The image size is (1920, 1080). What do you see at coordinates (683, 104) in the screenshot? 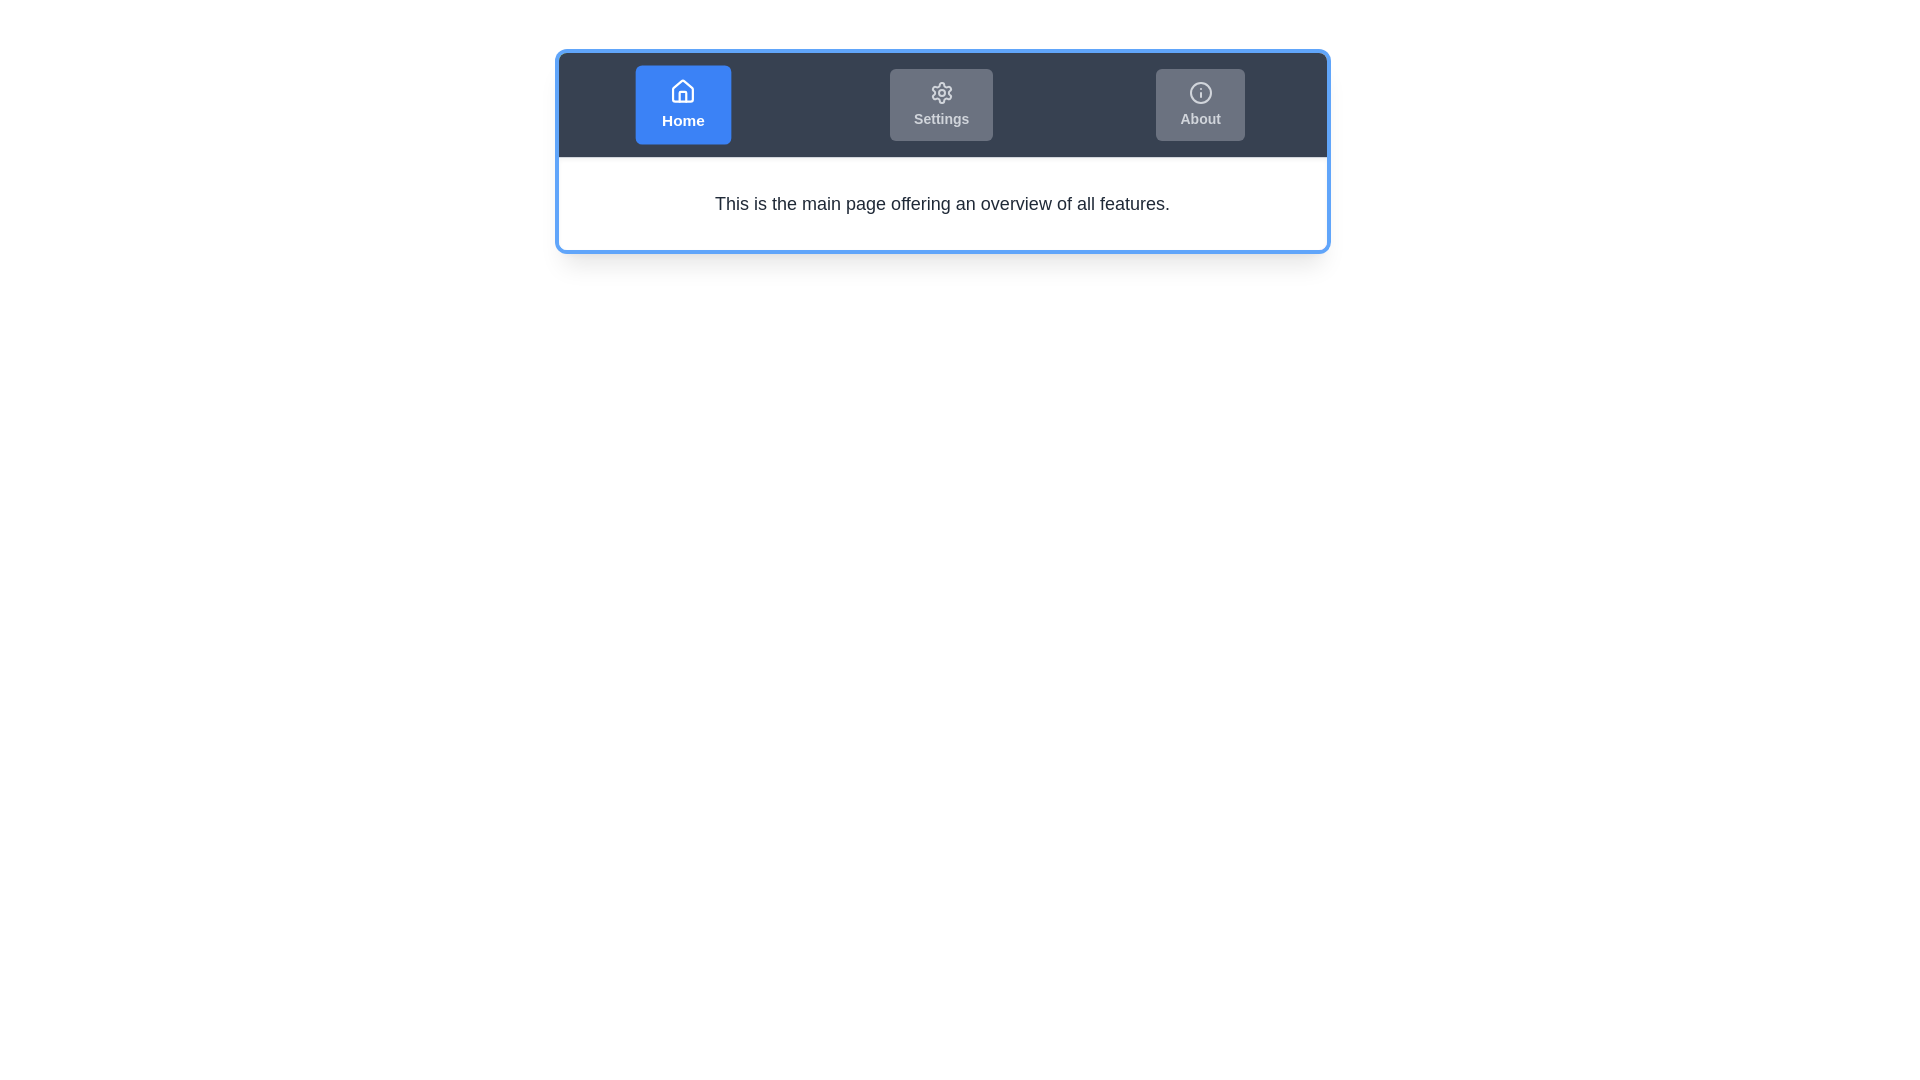
I see `the Home tab by clicking the corresponding button` at bounding box center [683, 104].